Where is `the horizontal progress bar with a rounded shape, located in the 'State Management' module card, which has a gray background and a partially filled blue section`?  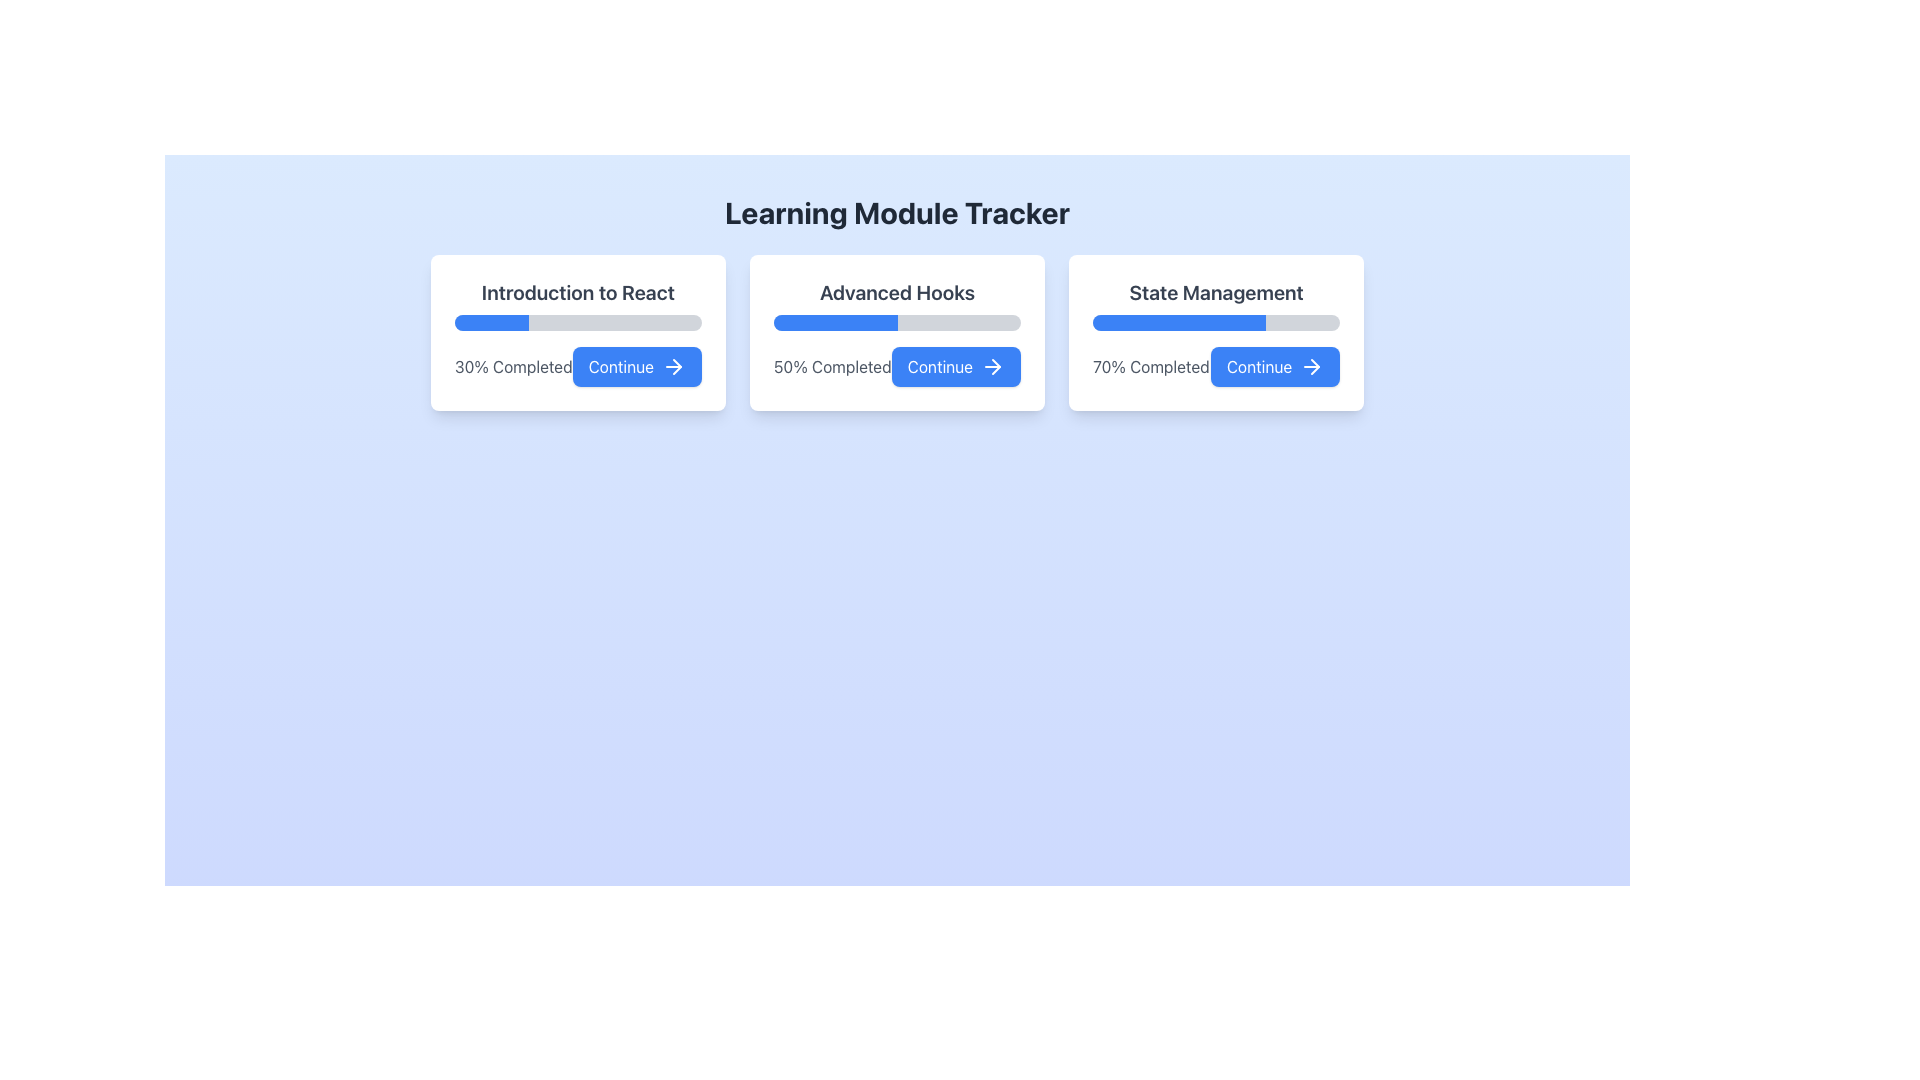
the horizontal progress bar with a rounded shape, located in the 'State Management' module card, which has a gray background and a partially filled blue section is located at coordinates (1215, 322).